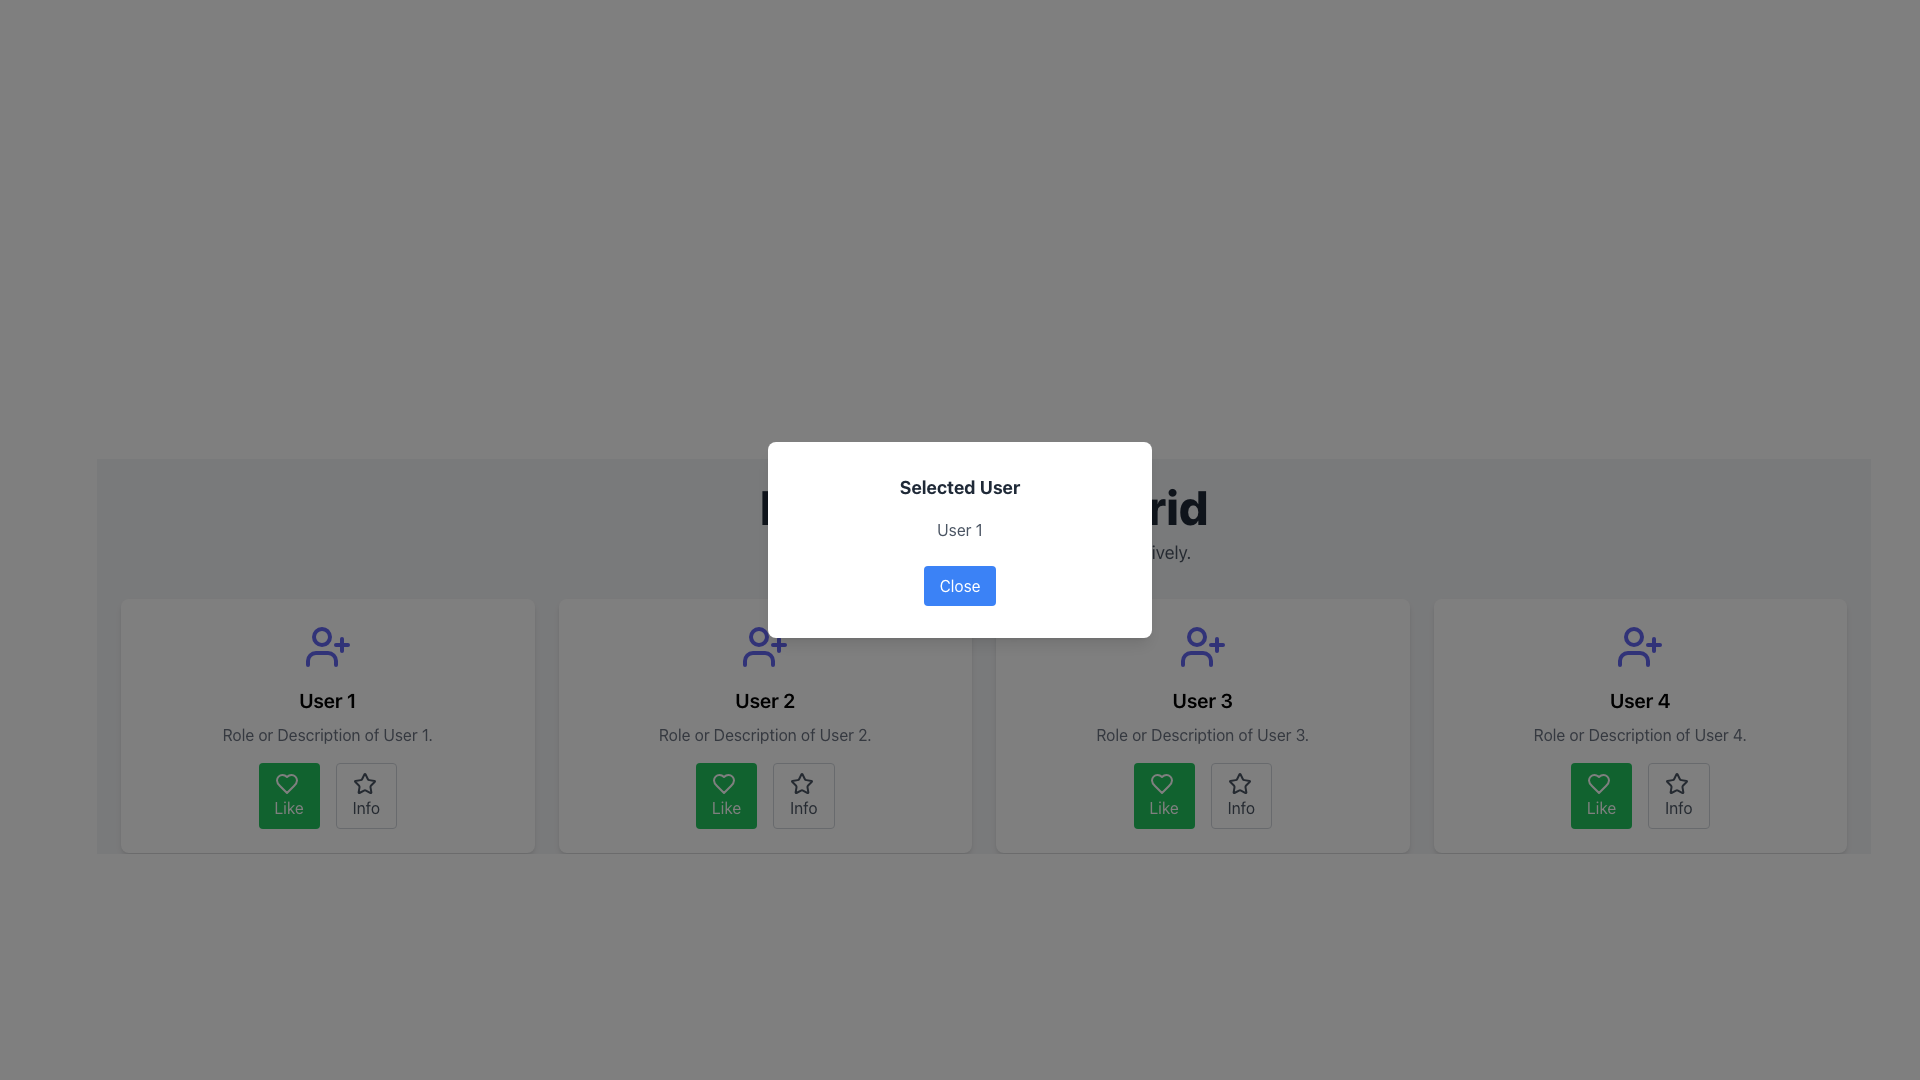 The image size is (1920, 1080). Describe the element at coordinates (327, 700) in the screenshot. I see `the text label that displays the user's name, located in the first box of user cards, below the user avatar icon and above the description text` at that location.